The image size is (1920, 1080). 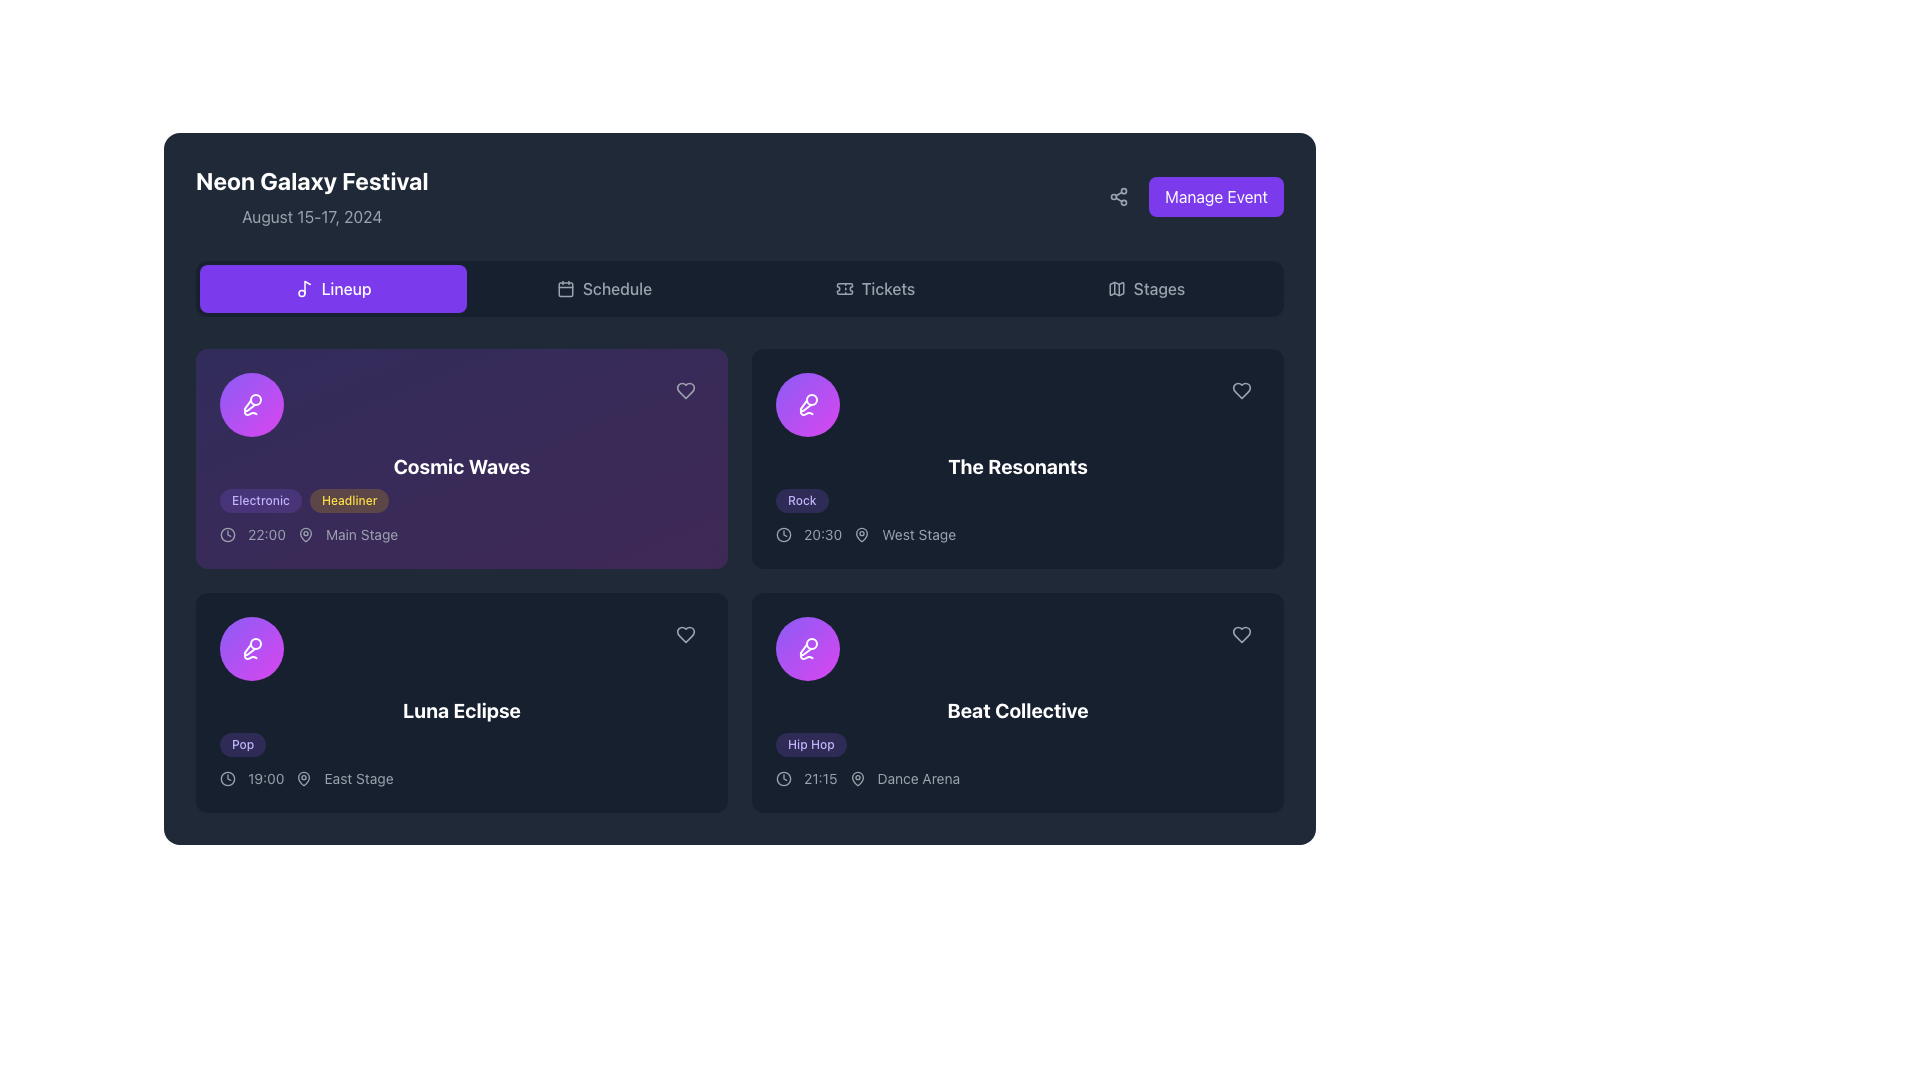 What do you see at coordinates (460, 701) in the screenshot?
I see `the interactive card displaying event information located in the lower-left quadrant of the grid, specifically the third card in the layout` at bounding box center [460, 701].